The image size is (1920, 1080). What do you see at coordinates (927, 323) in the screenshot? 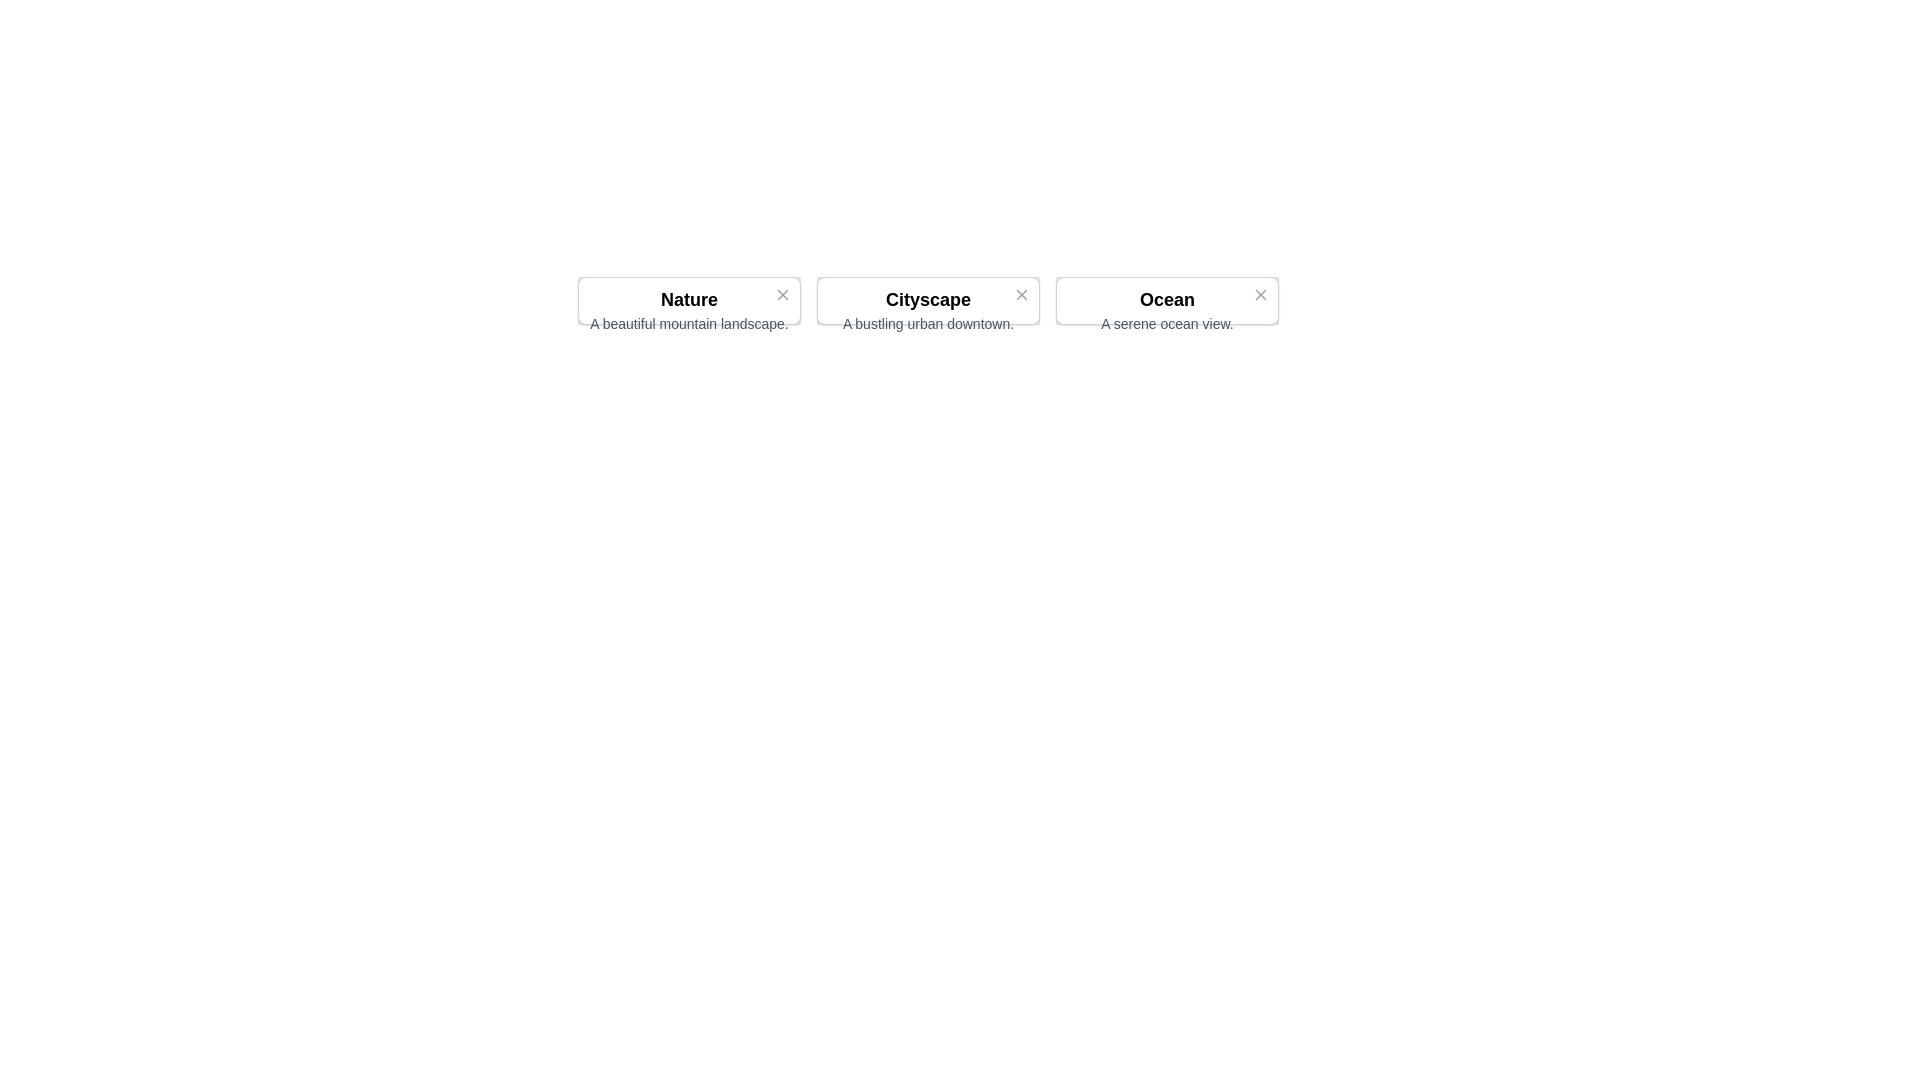
I see `the text label that says 'A bustling urban downtown', located beneath the 'Cityscape' label in the card-like UI element` at bounding box center [927, 323].